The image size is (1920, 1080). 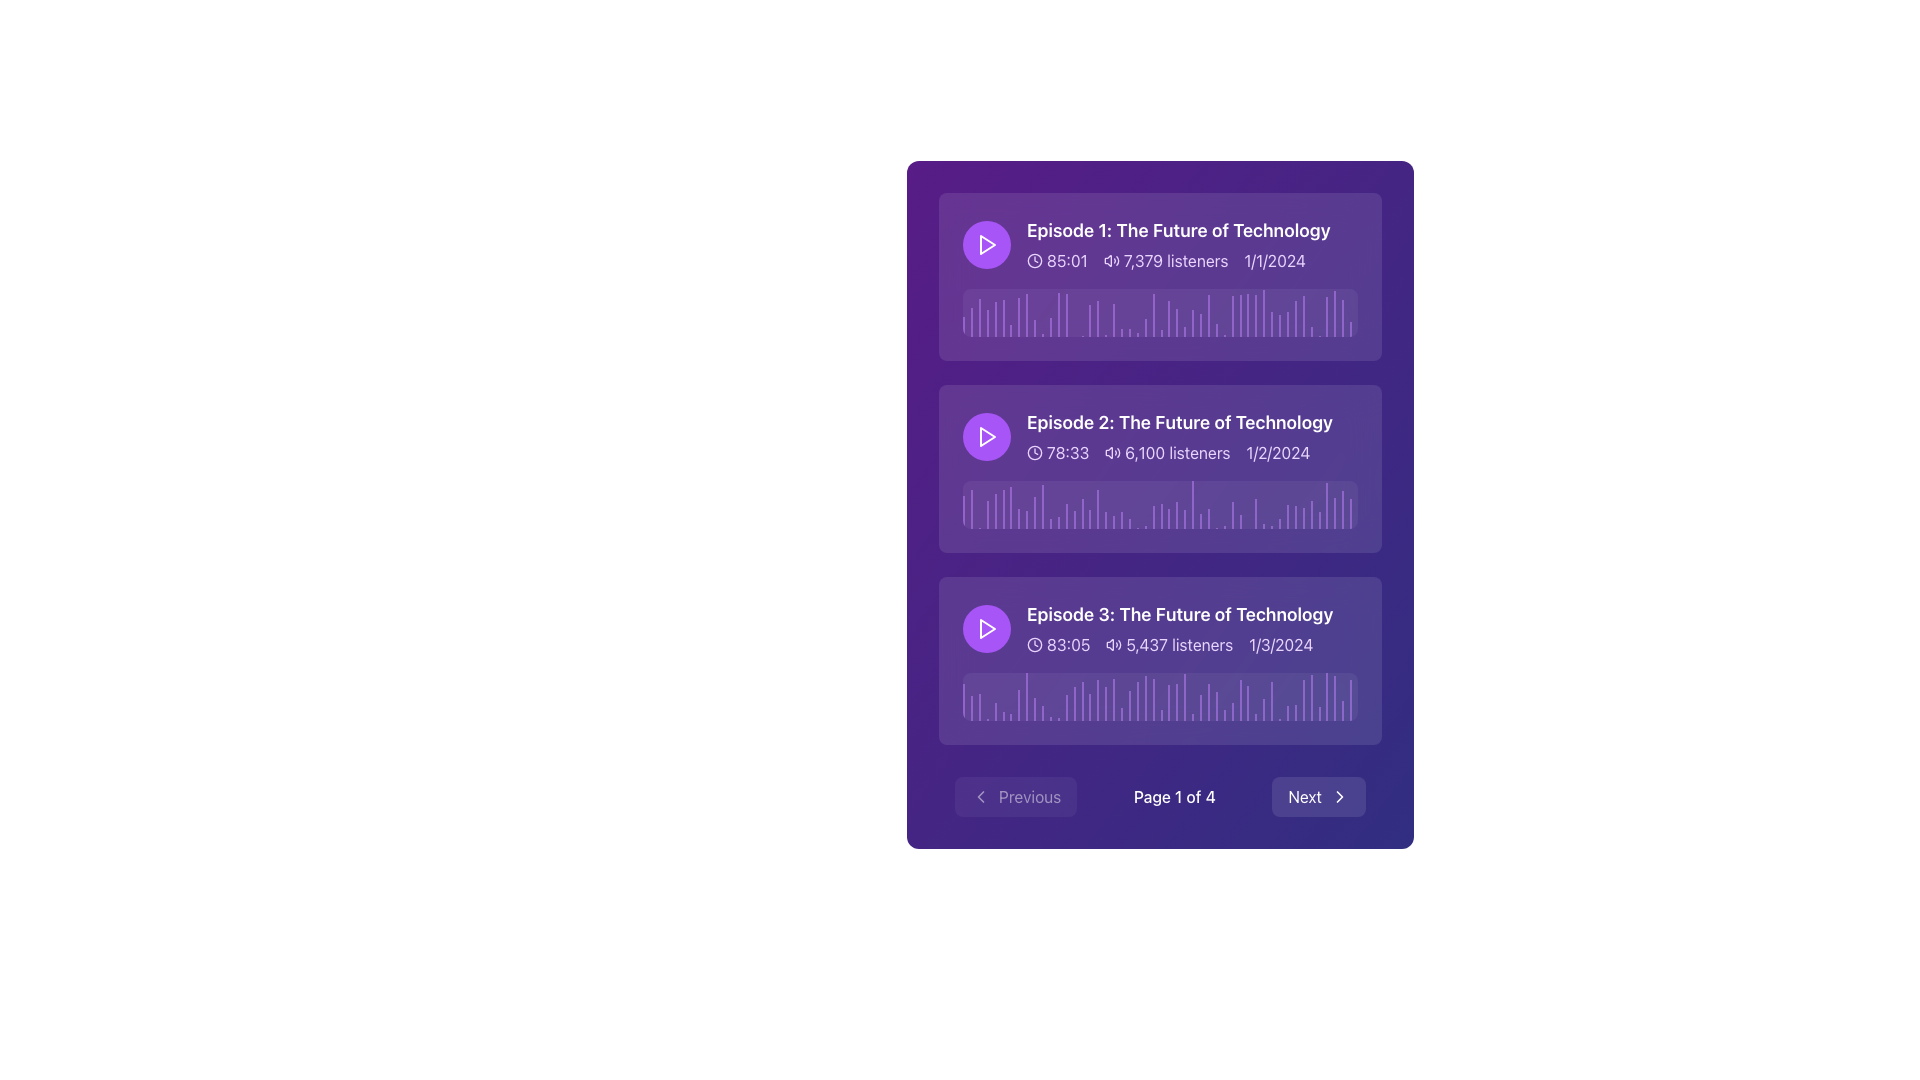 What do you see at coordinates (1003, 715) in the screenshot?
I see `the sixth purple waveform bar located in the middle of the waveform below the 'Episode 3: The Future of Technology' section` at bounding box center [1003, 715].